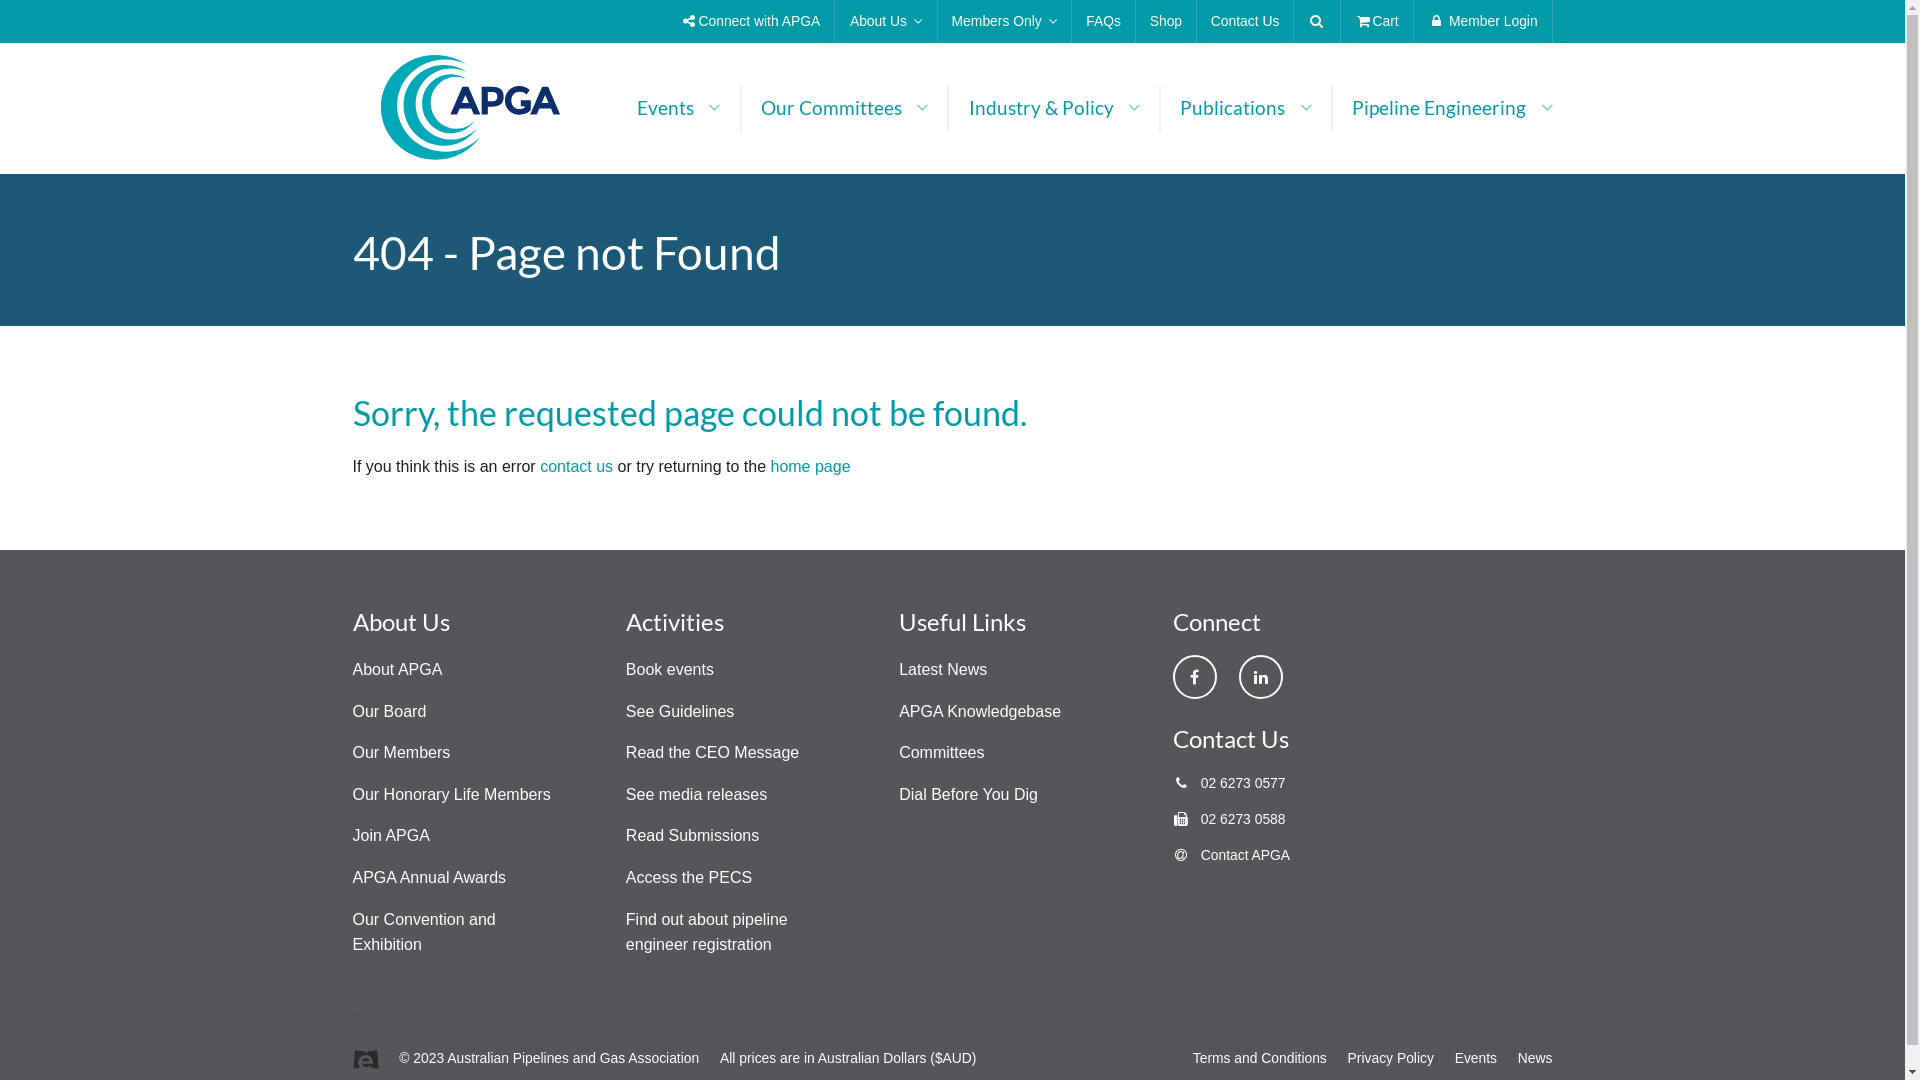 The width and height of the screenshot is (1920, 1080). I want to click on 'contact us', so click(575, 466).